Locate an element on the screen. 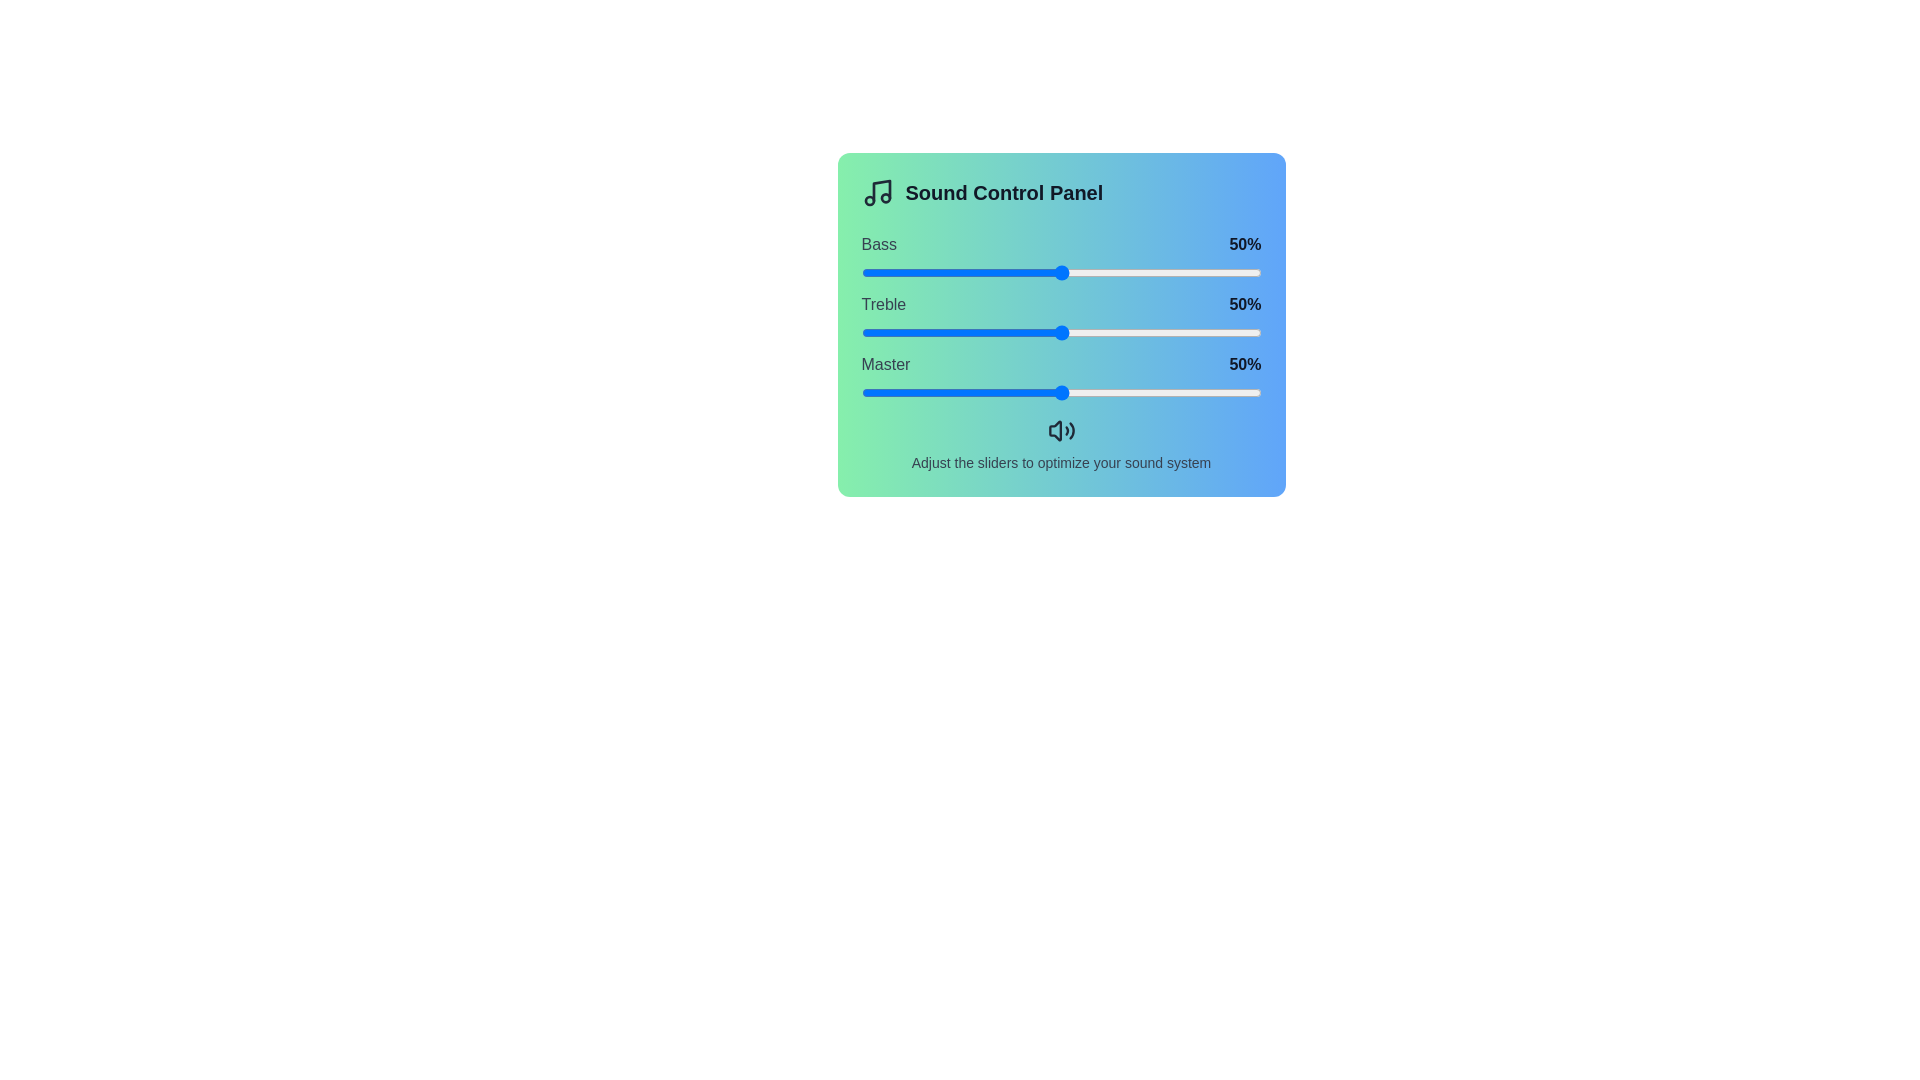  the 'Sound Control Panel' header is located at coordinates (1060, 192).